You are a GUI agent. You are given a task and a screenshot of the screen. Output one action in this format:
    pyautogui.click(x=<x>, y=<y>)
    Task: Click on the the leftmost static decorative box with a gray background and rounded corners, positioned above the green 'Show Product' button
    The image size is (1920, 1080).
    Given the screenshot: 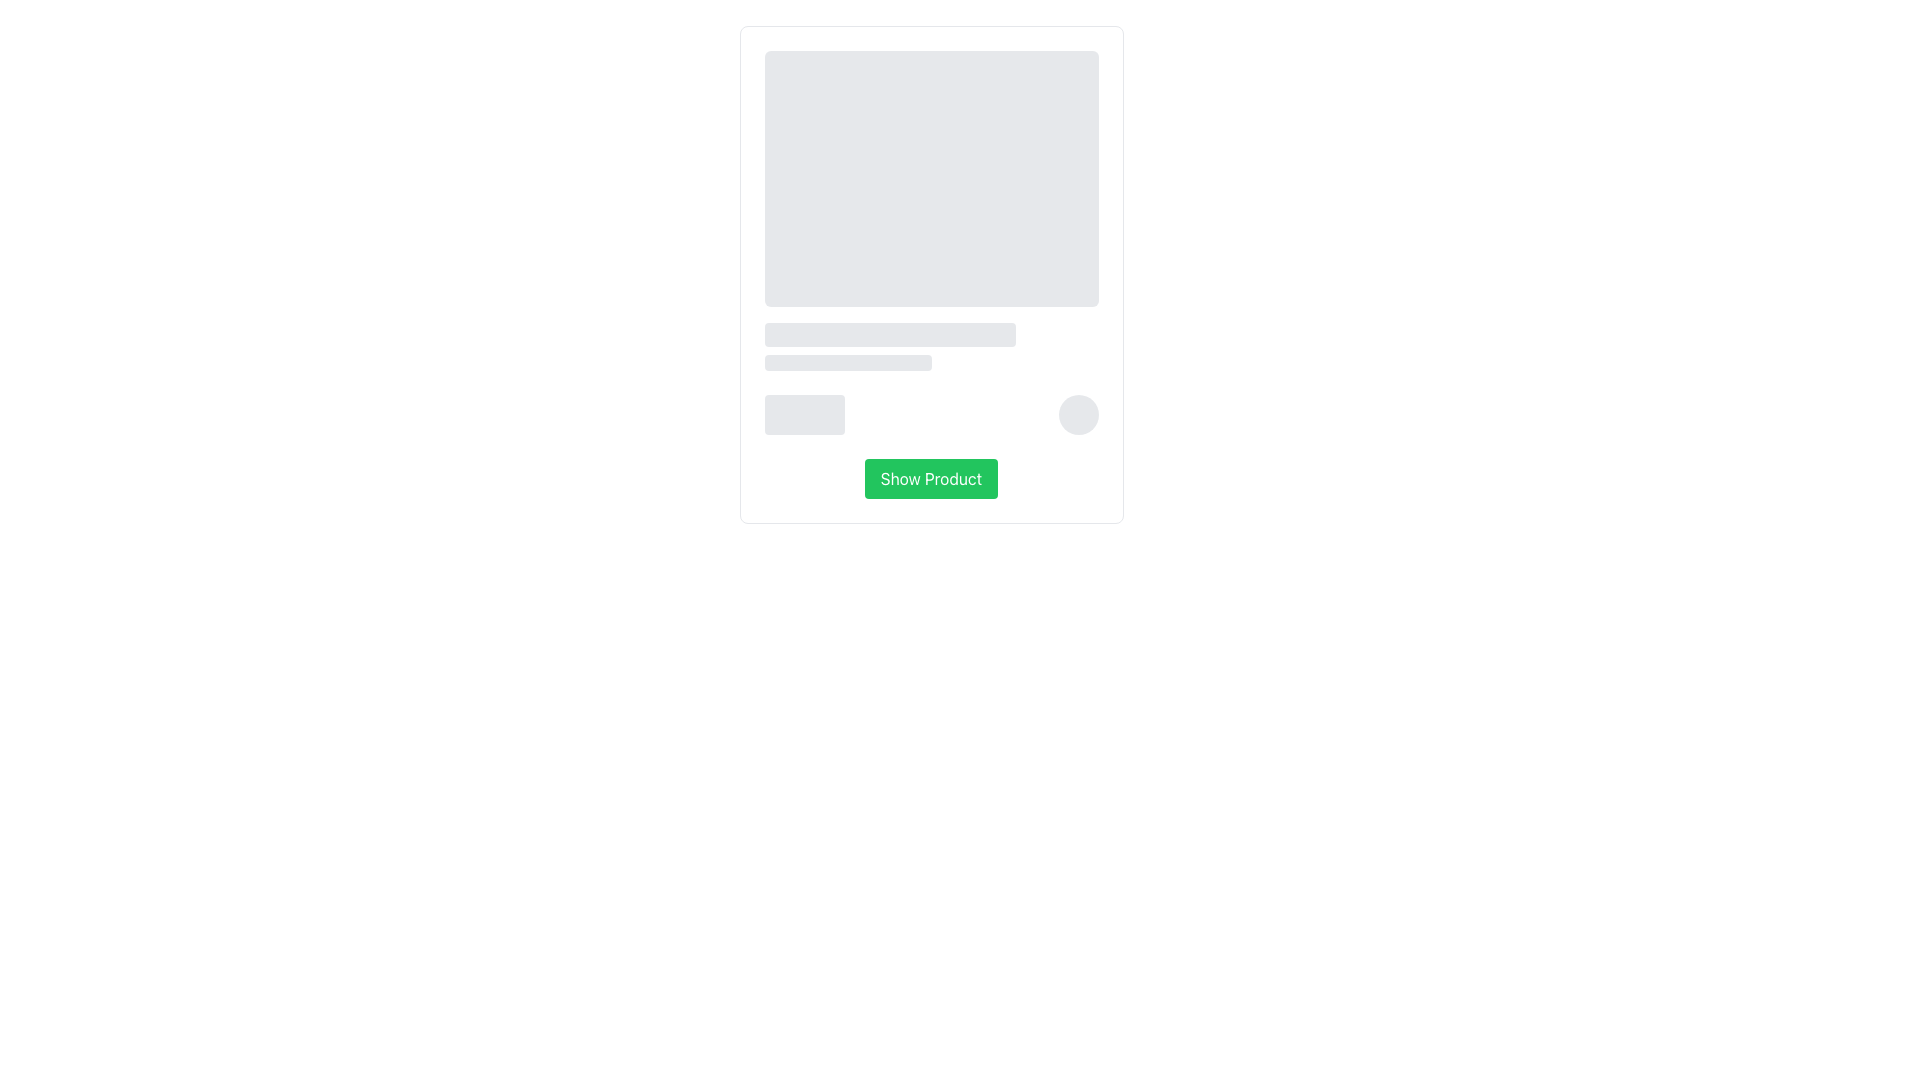 What is the action you would take?
    pyautogui.click(x=804, y=414)
    